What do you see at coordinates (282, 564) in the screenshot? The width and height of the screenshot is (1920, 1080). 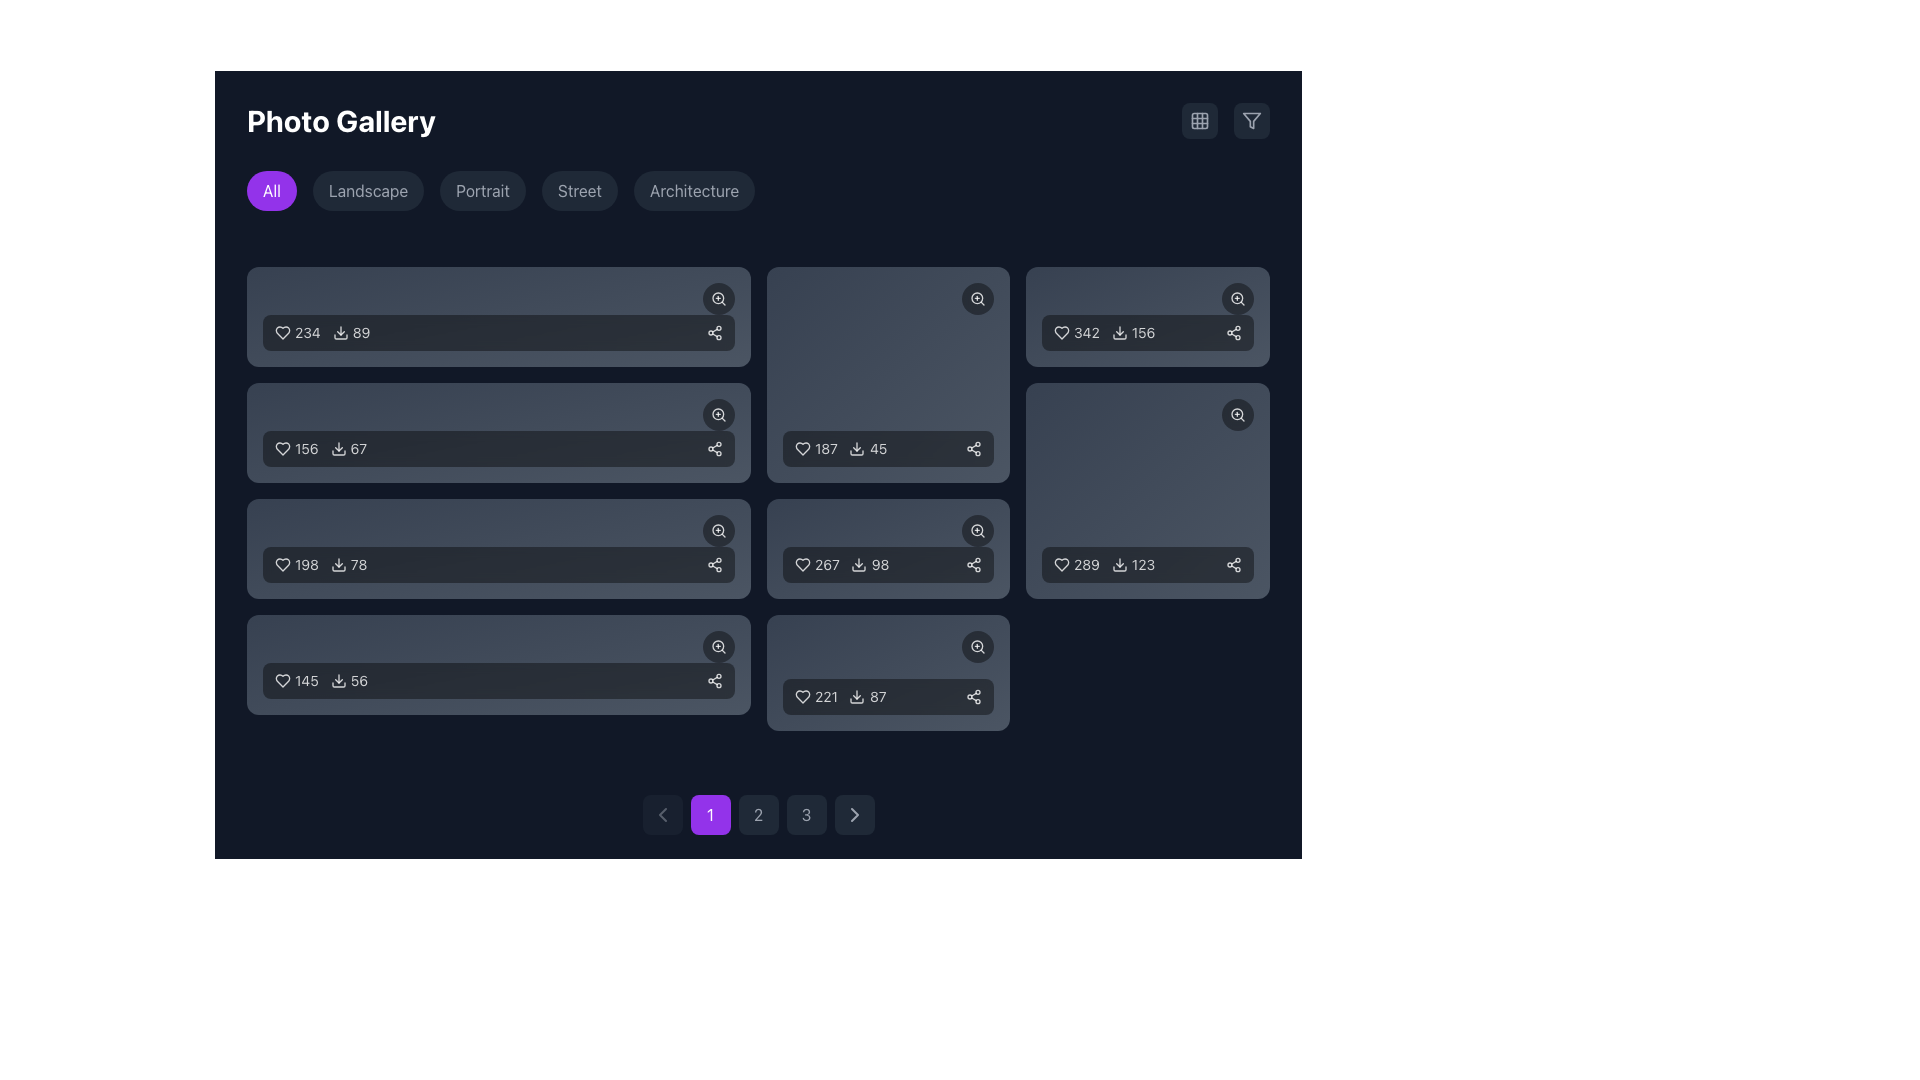 I see `the 'like' or 'favorite' icon button located in the third row of the UI card` at bounding box center [282, 564].